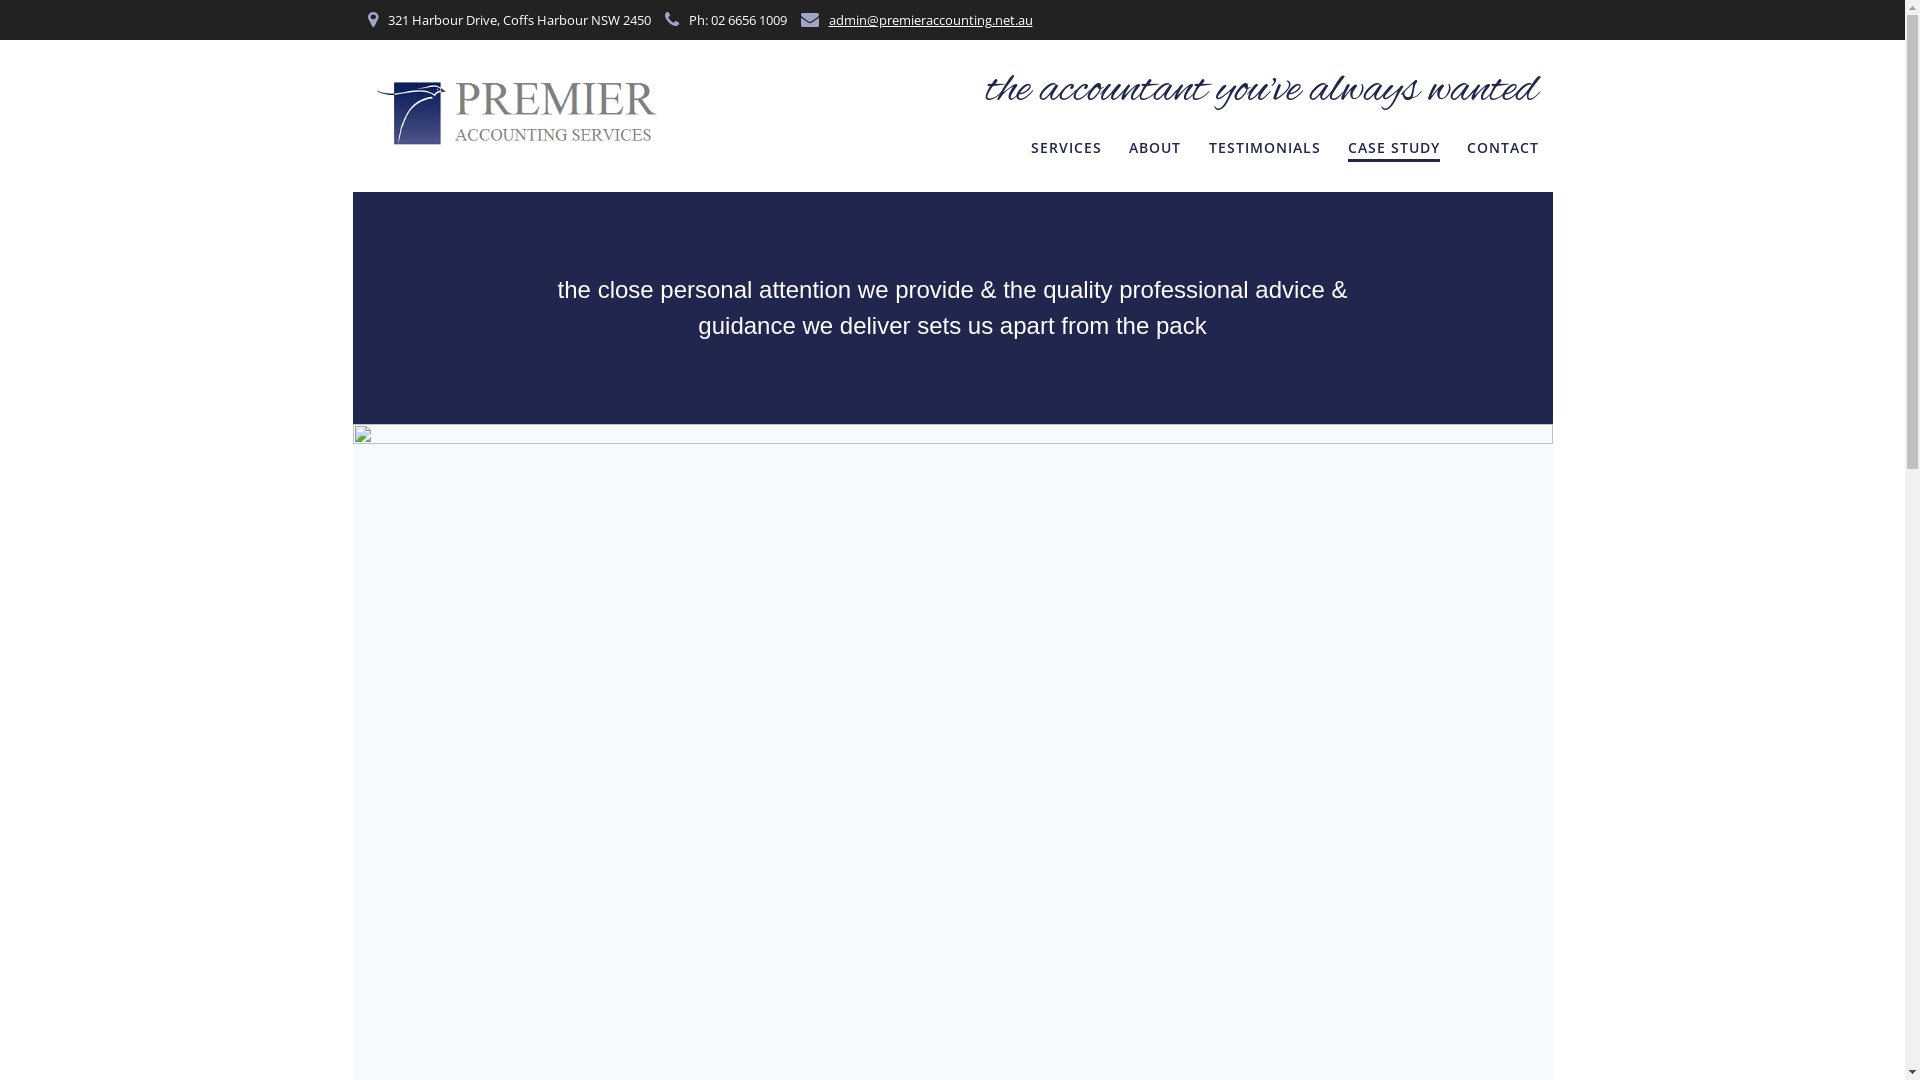 This screenshot has height=1080, width=1920. Describe the element at coordinates (1155, 148) in the screenshot. I see `'ABOUT'` at that location.